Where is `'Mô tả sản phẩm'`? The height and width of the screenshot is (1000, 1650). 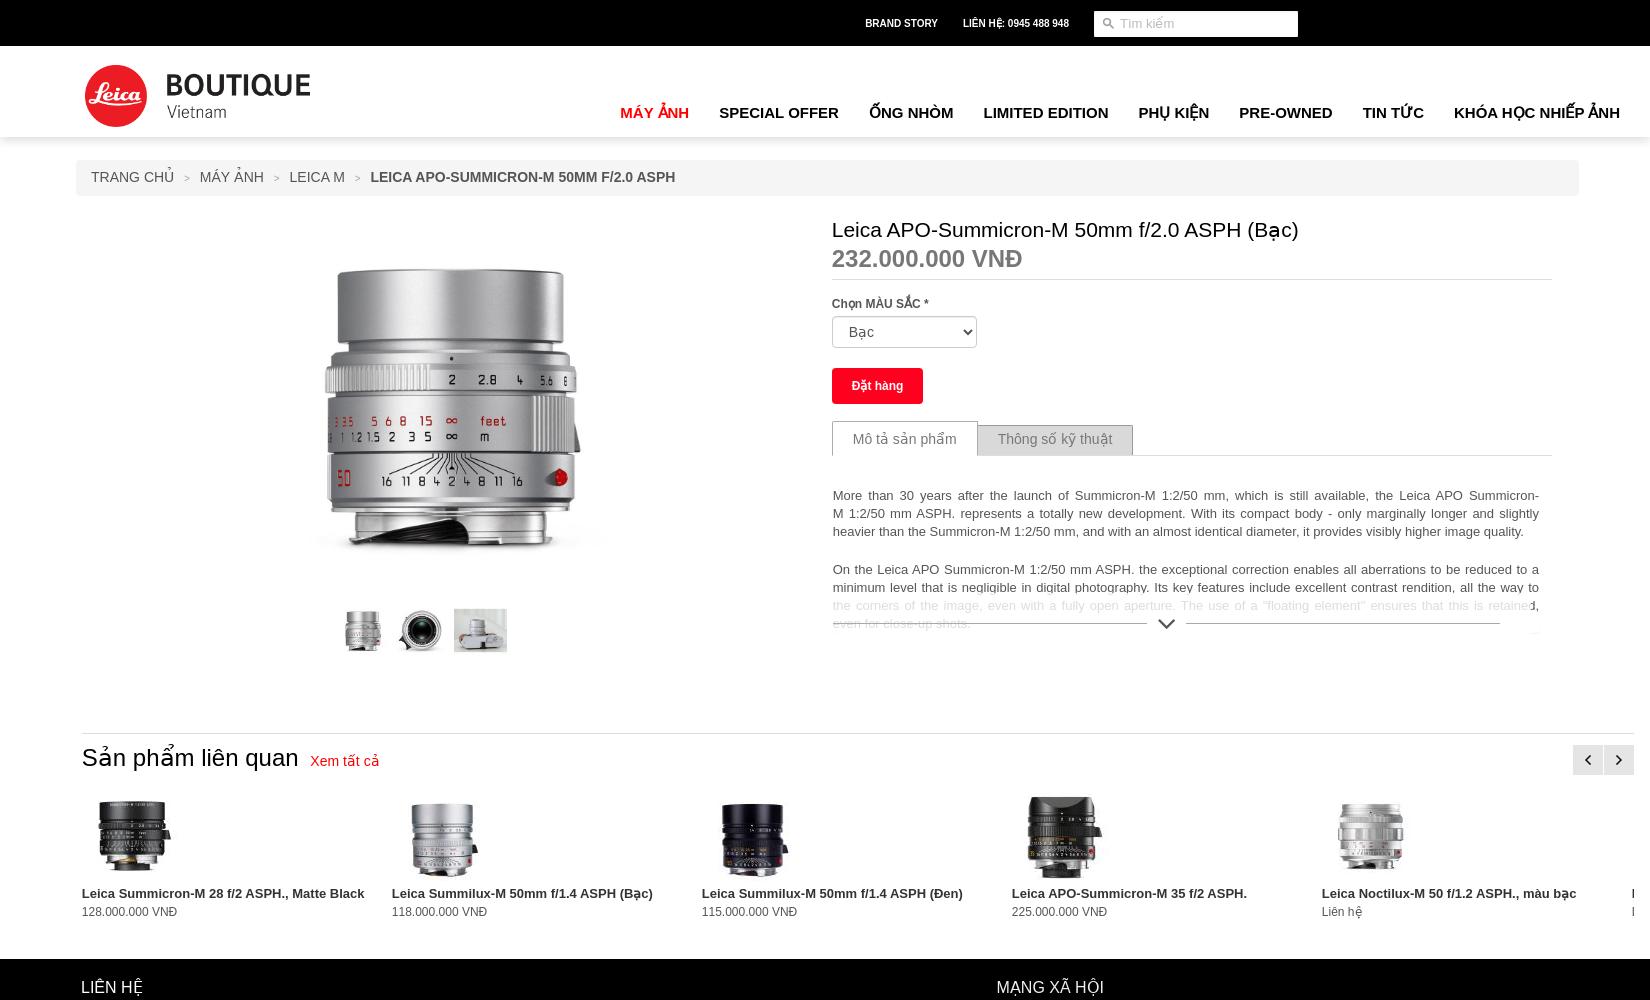 'Mô tả sản phẩm' is located at coordinates (904, 438).